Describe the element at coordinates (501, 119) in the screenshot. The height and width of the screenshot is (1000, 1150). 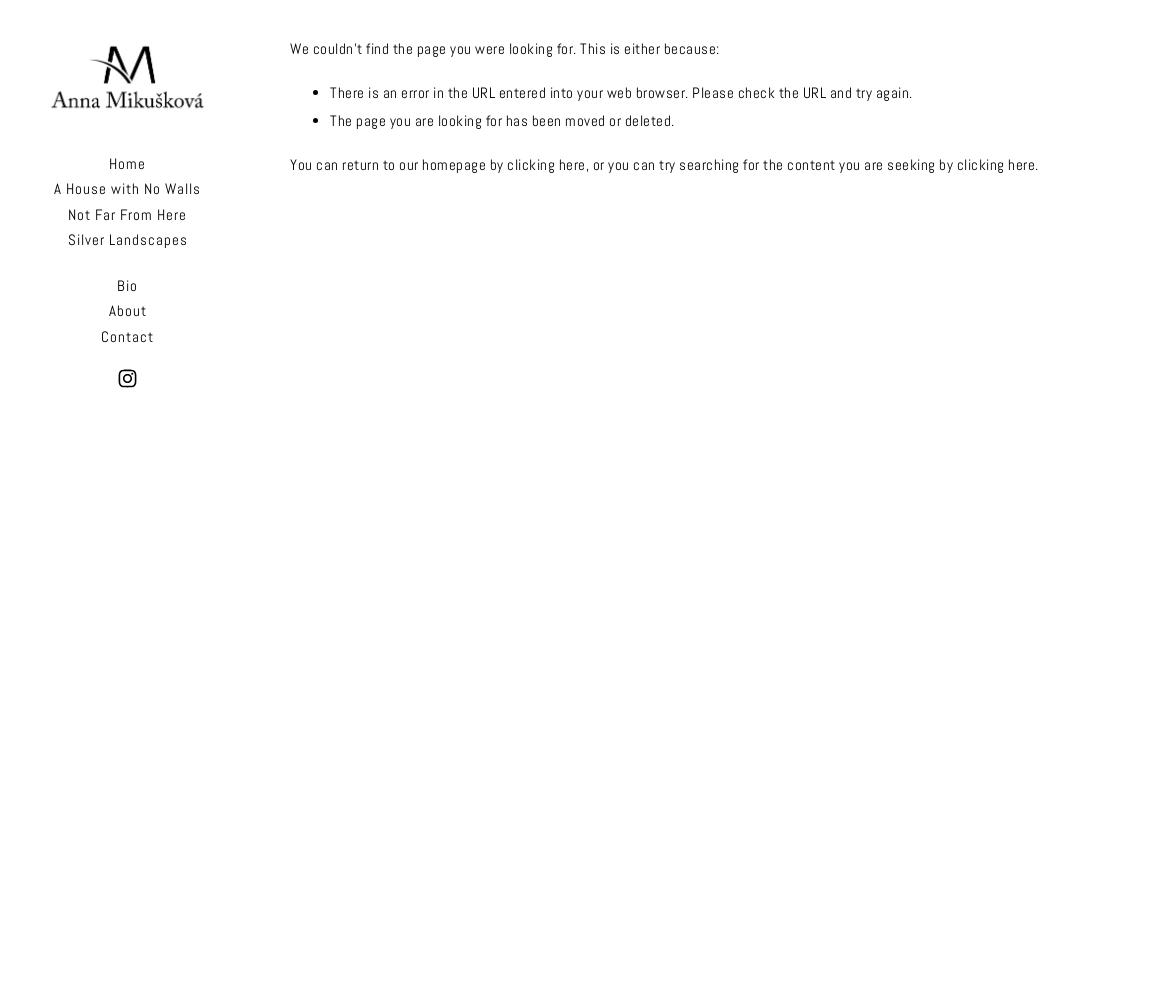
I see `'The page you are looking for has been moved or deleted.'` at that location.